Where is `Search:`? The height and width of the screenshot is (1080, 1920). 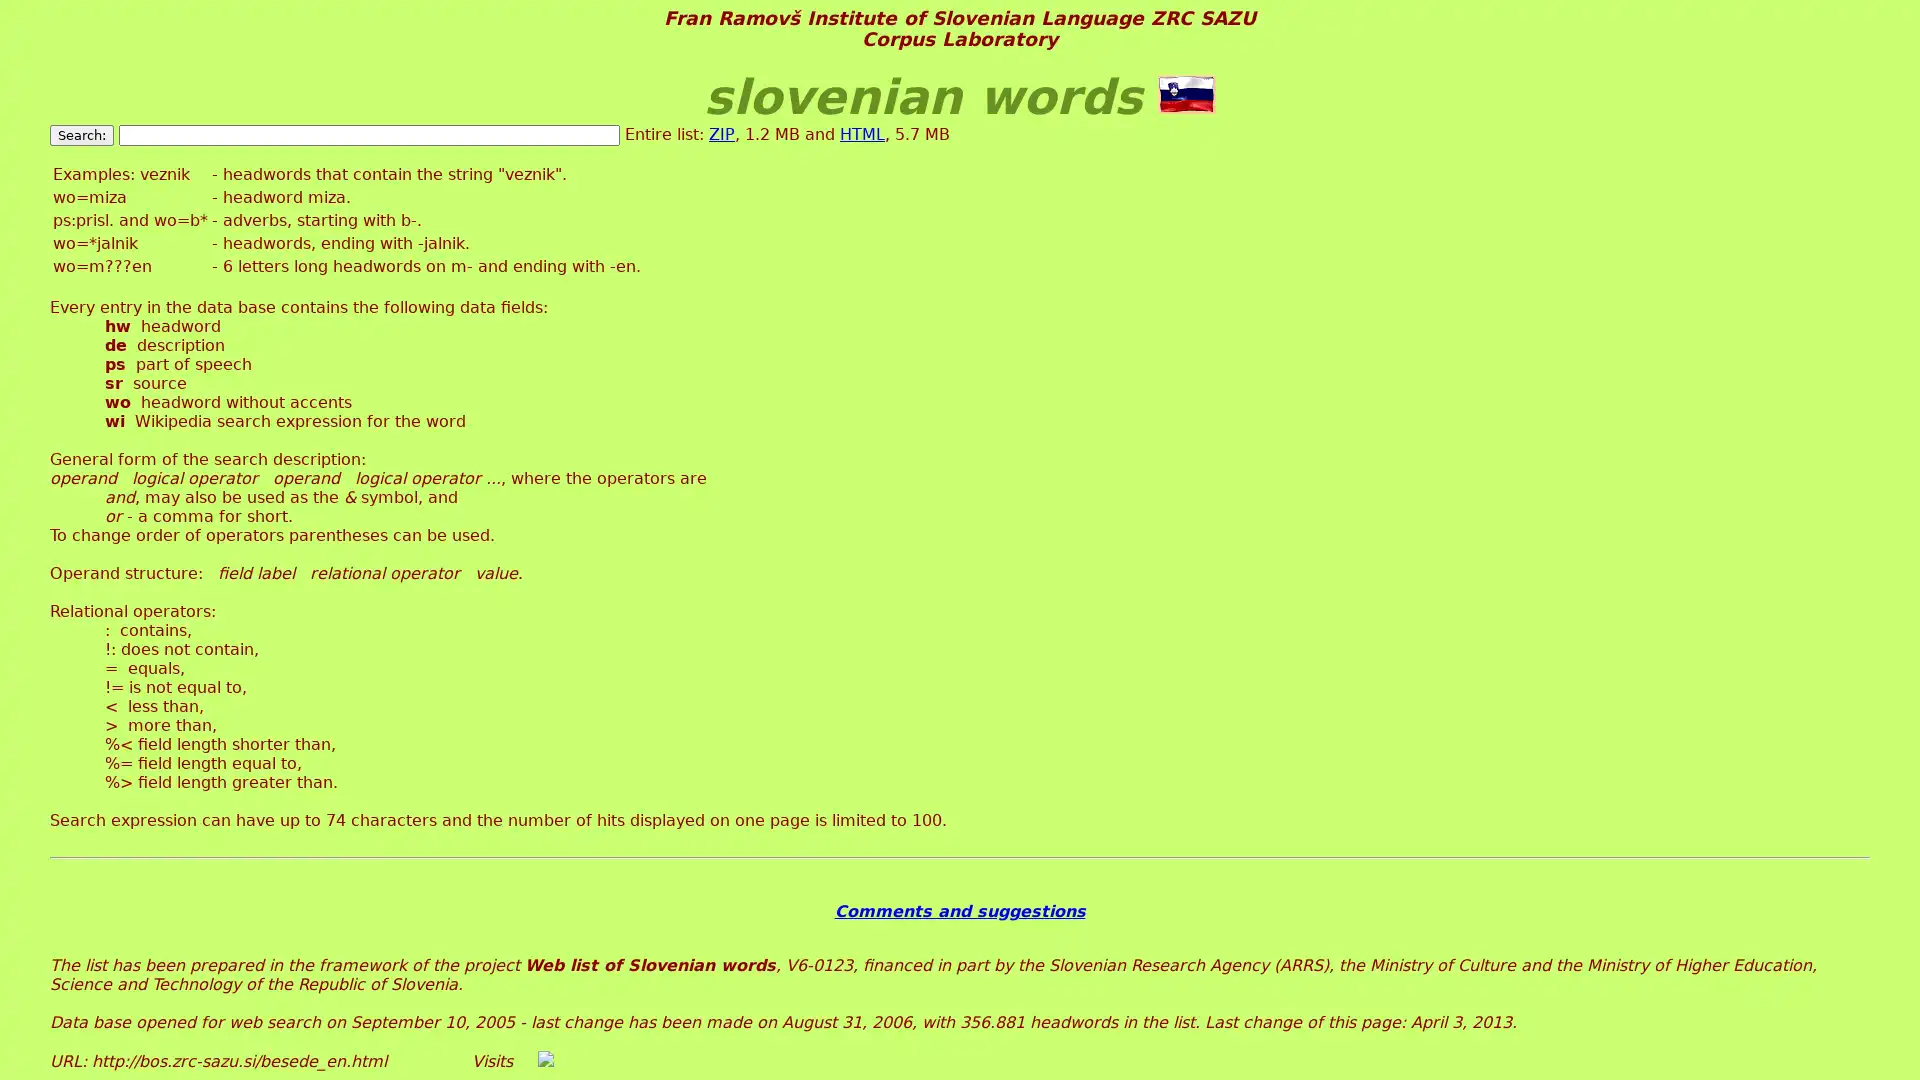
Search: is located at coordinates (80, 134).